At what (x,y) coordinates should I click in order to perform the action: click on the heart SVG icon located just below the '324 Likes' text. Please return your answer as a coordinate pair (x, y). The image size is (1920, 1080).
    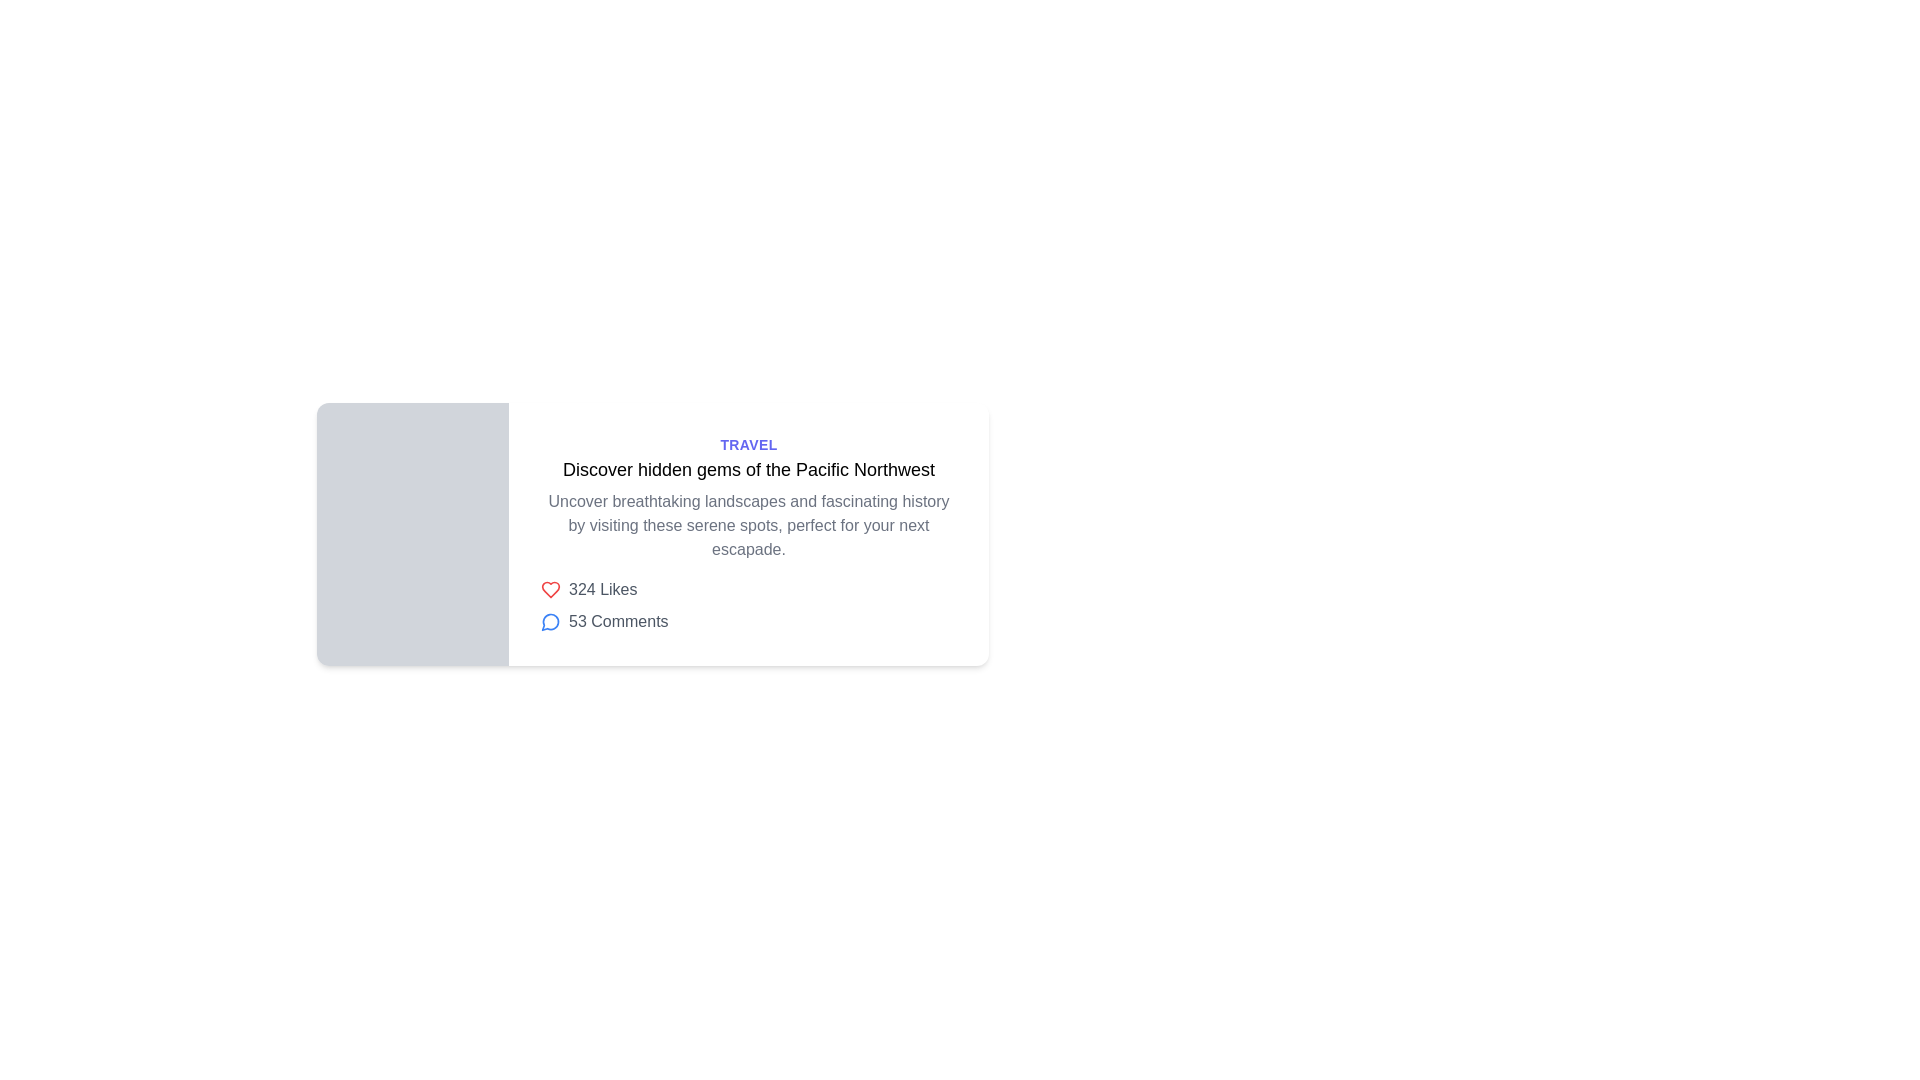
    Looking at the image, I should click on (551, 588).